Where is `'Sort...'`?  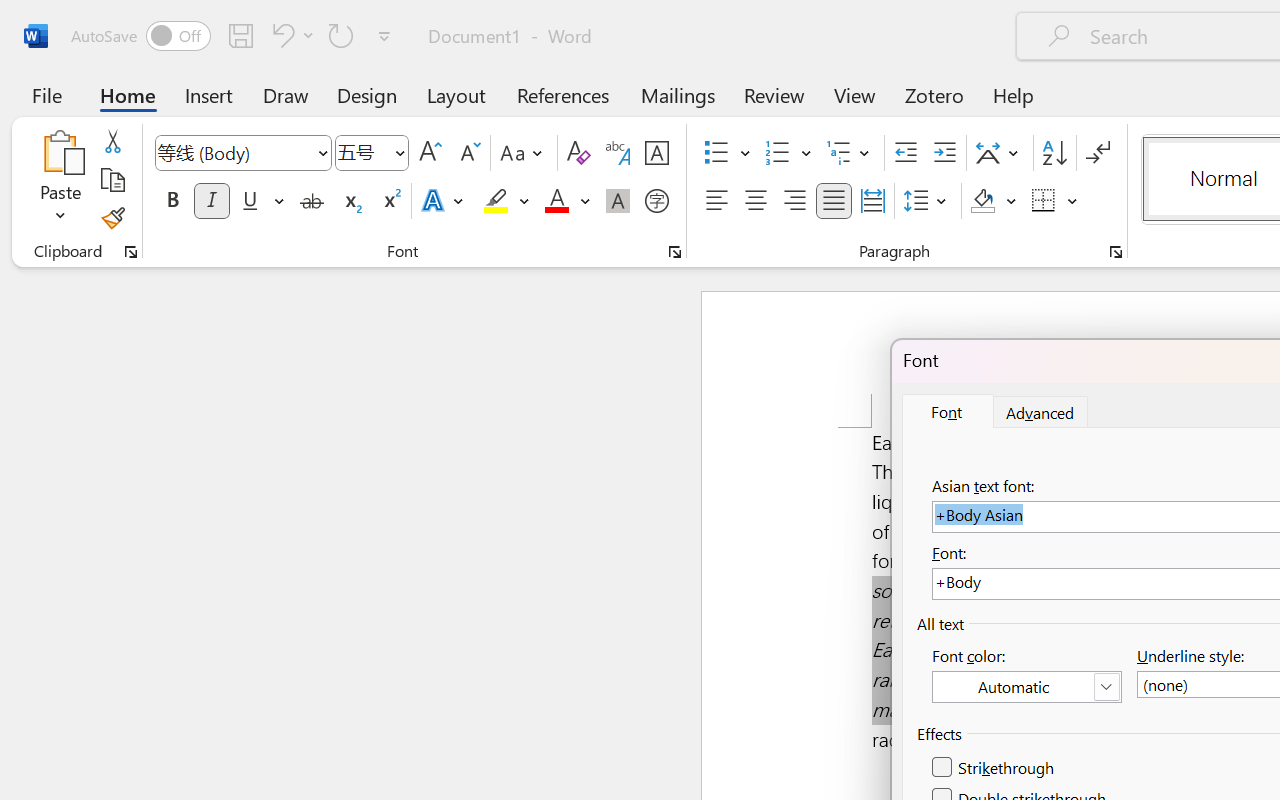
'Sort...' is located at coordinates (1053, 153).